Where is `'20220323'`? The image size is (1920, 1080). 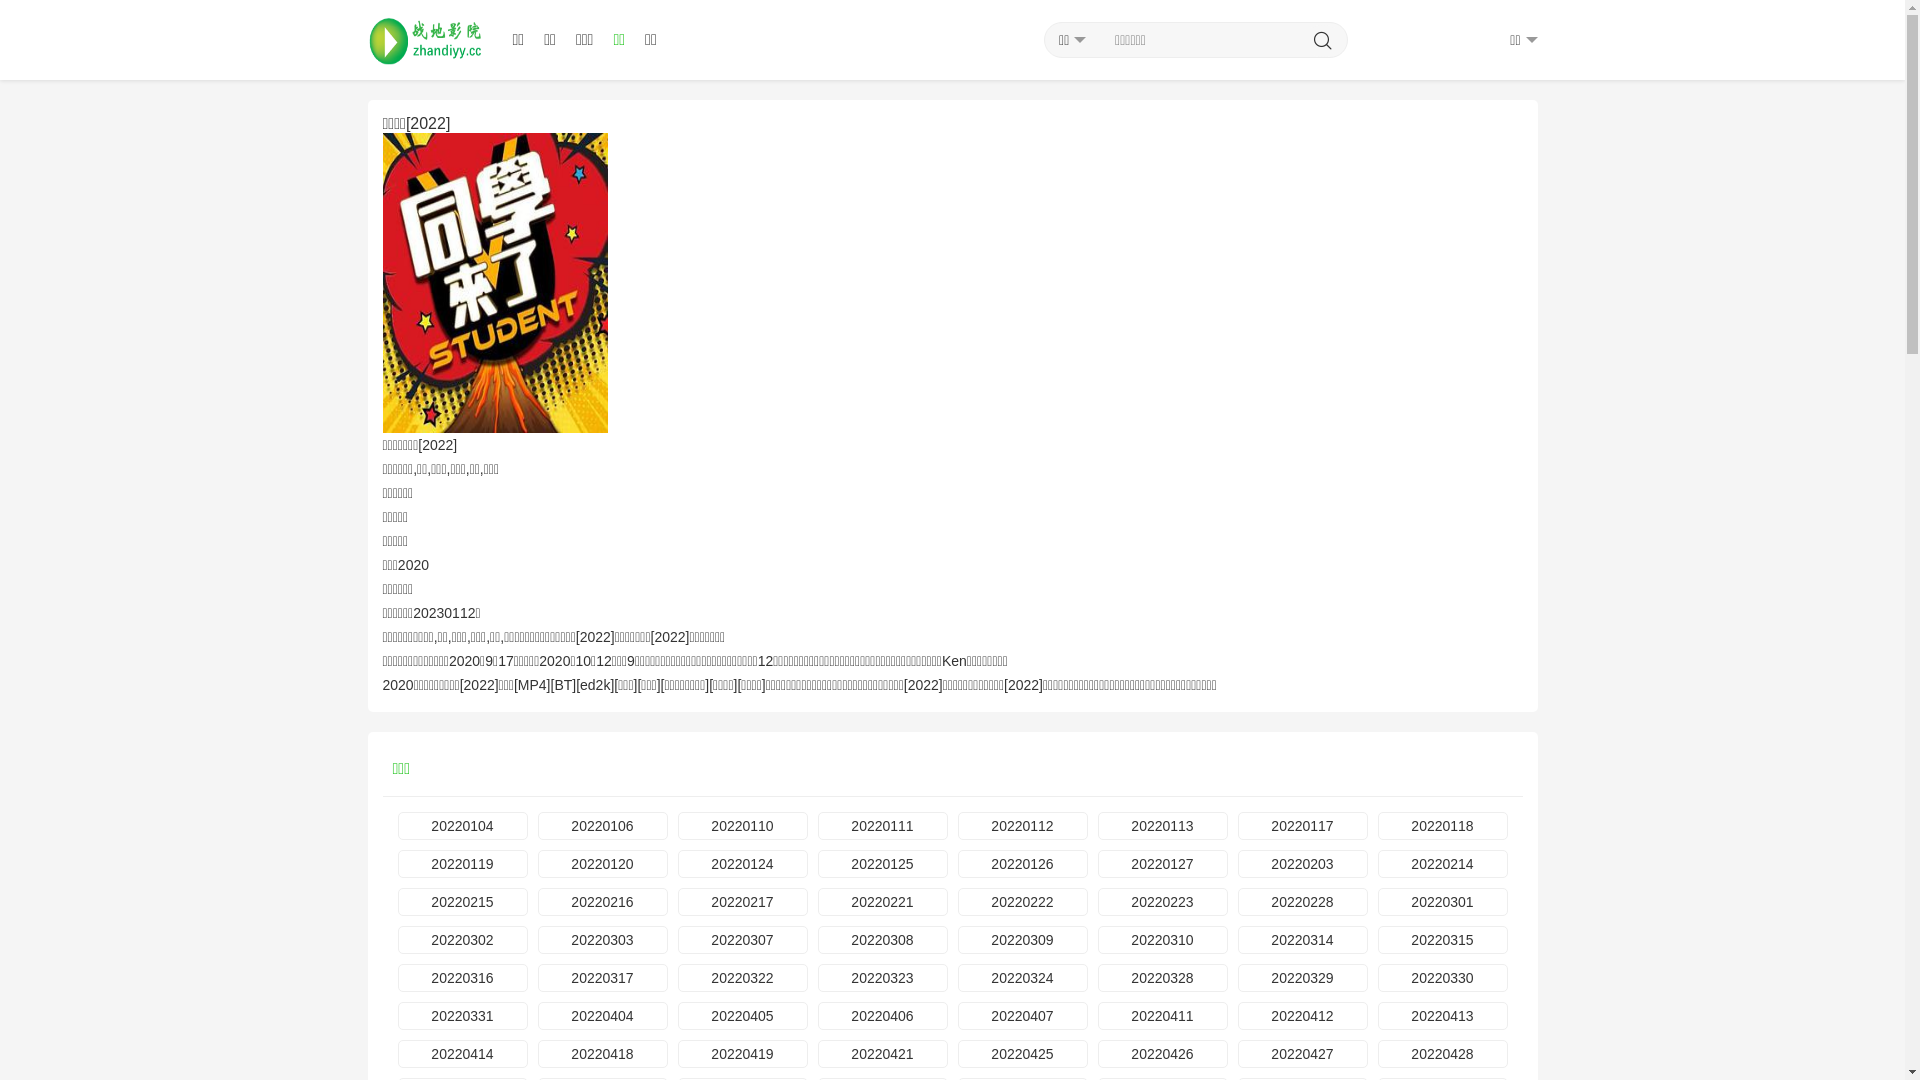
'20220323' is located at coordinates (817, 977).